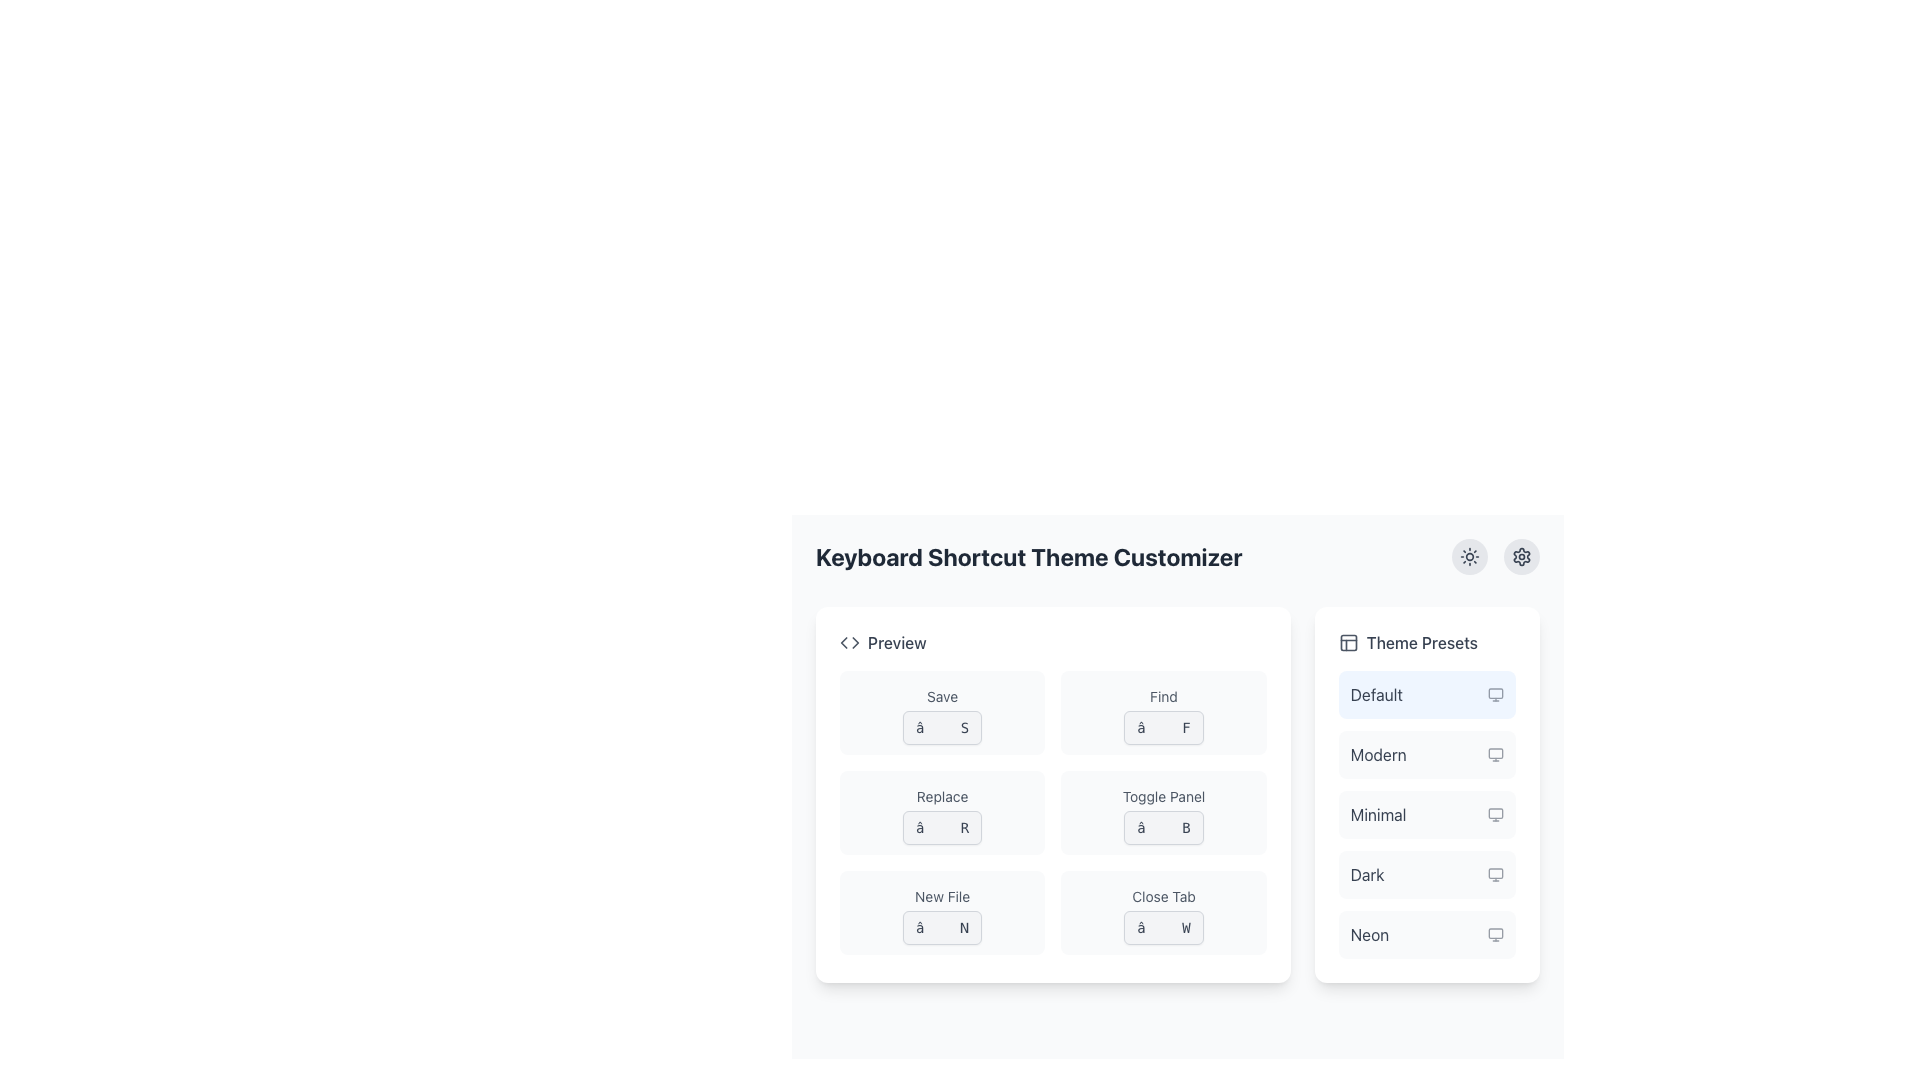  I want to click on the semi-transparent monitor icon located to the right of the 'Modern' label in the 'Theme Presets' section, so click(1496, 755).